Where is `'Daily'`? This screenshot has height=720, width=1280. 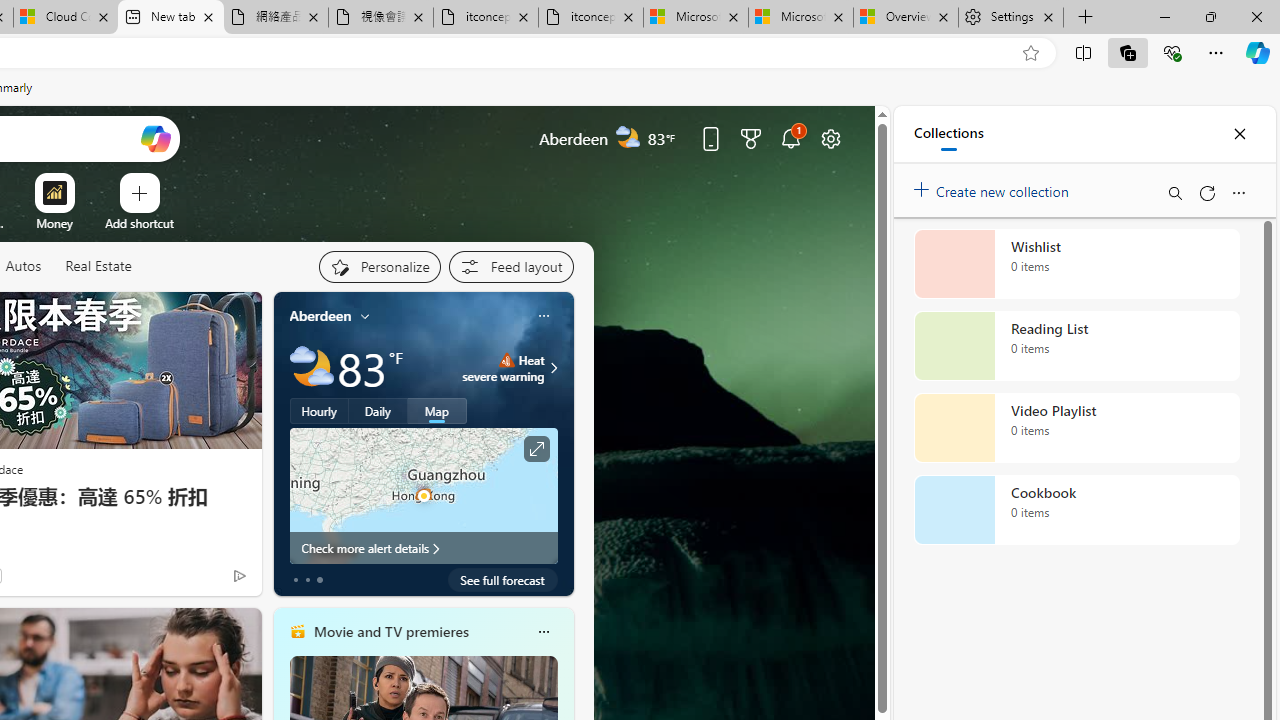 'Daily' is located at coordinates (378, 410).